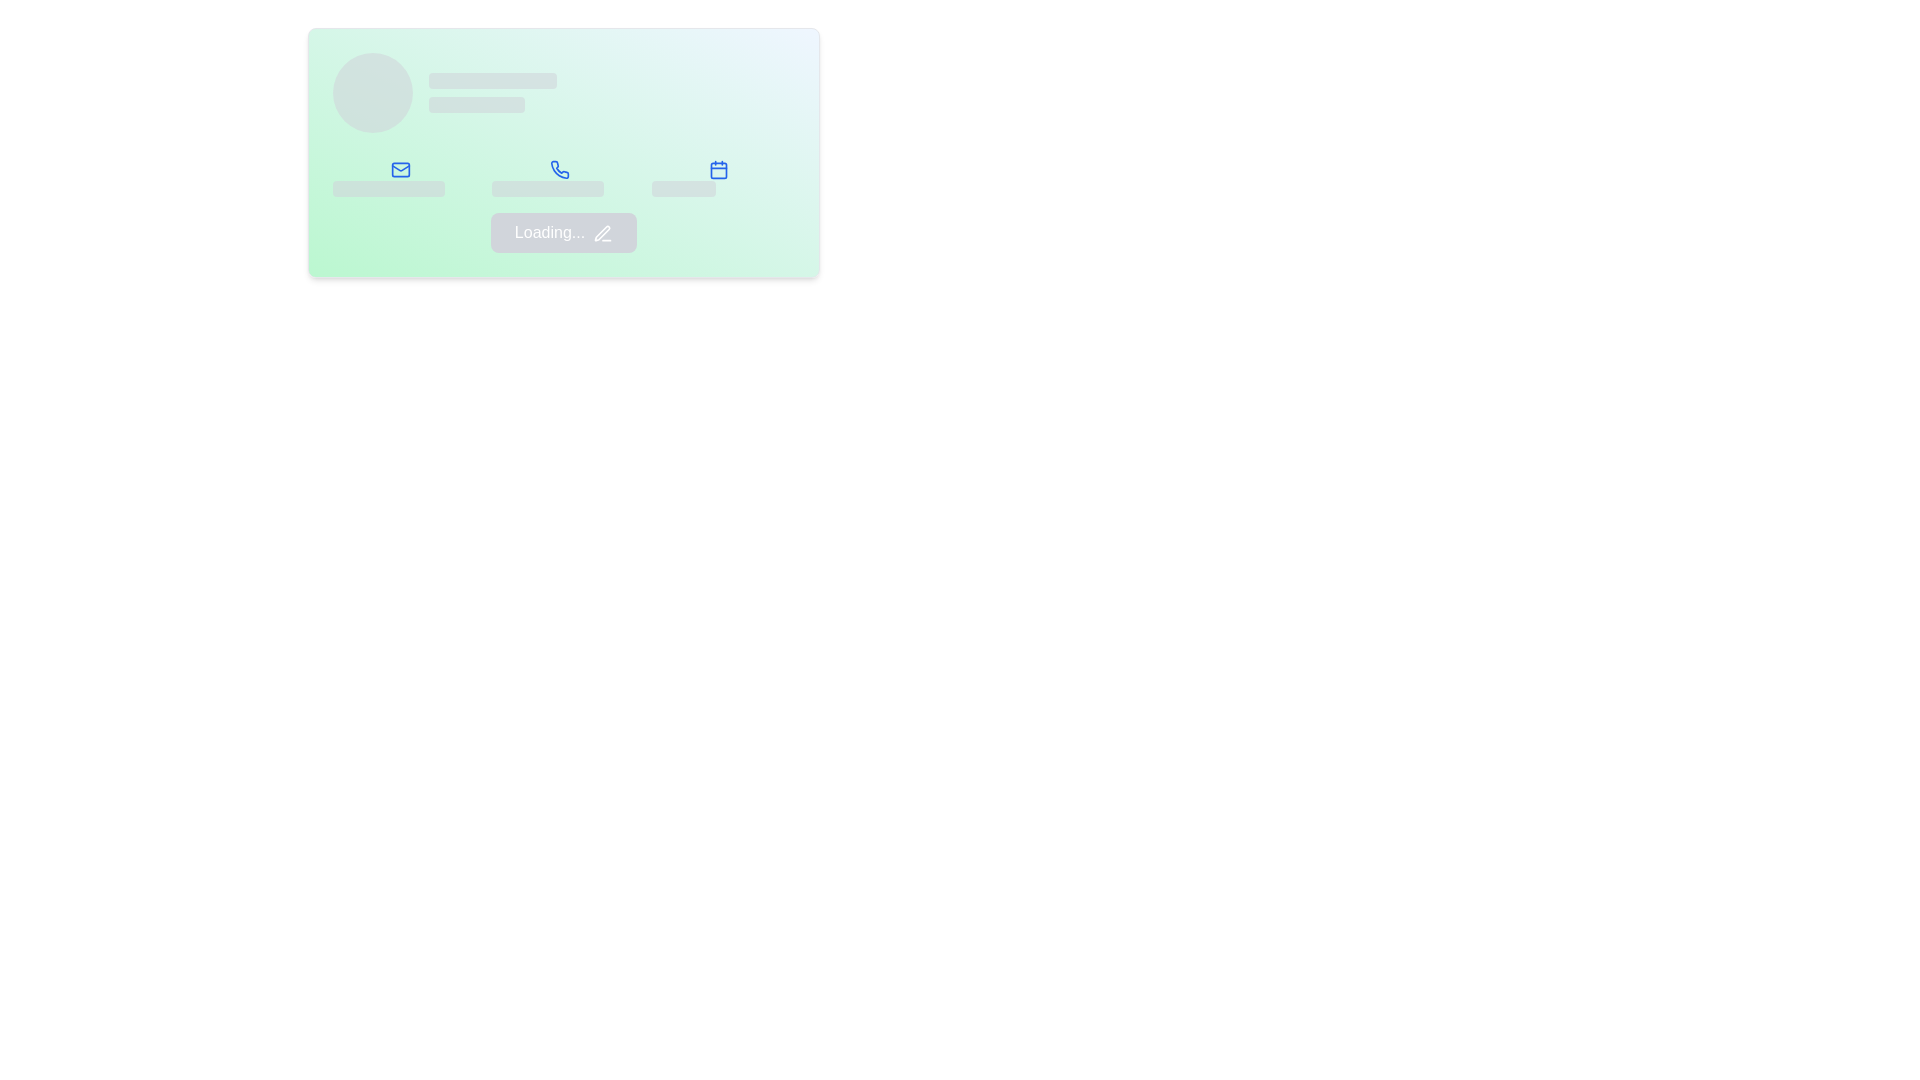 This screenshot has width=1920, height=1080. I want to click on the graphical decoration within the calendar icon located in the top-right region of the interface, so click(719, 169).